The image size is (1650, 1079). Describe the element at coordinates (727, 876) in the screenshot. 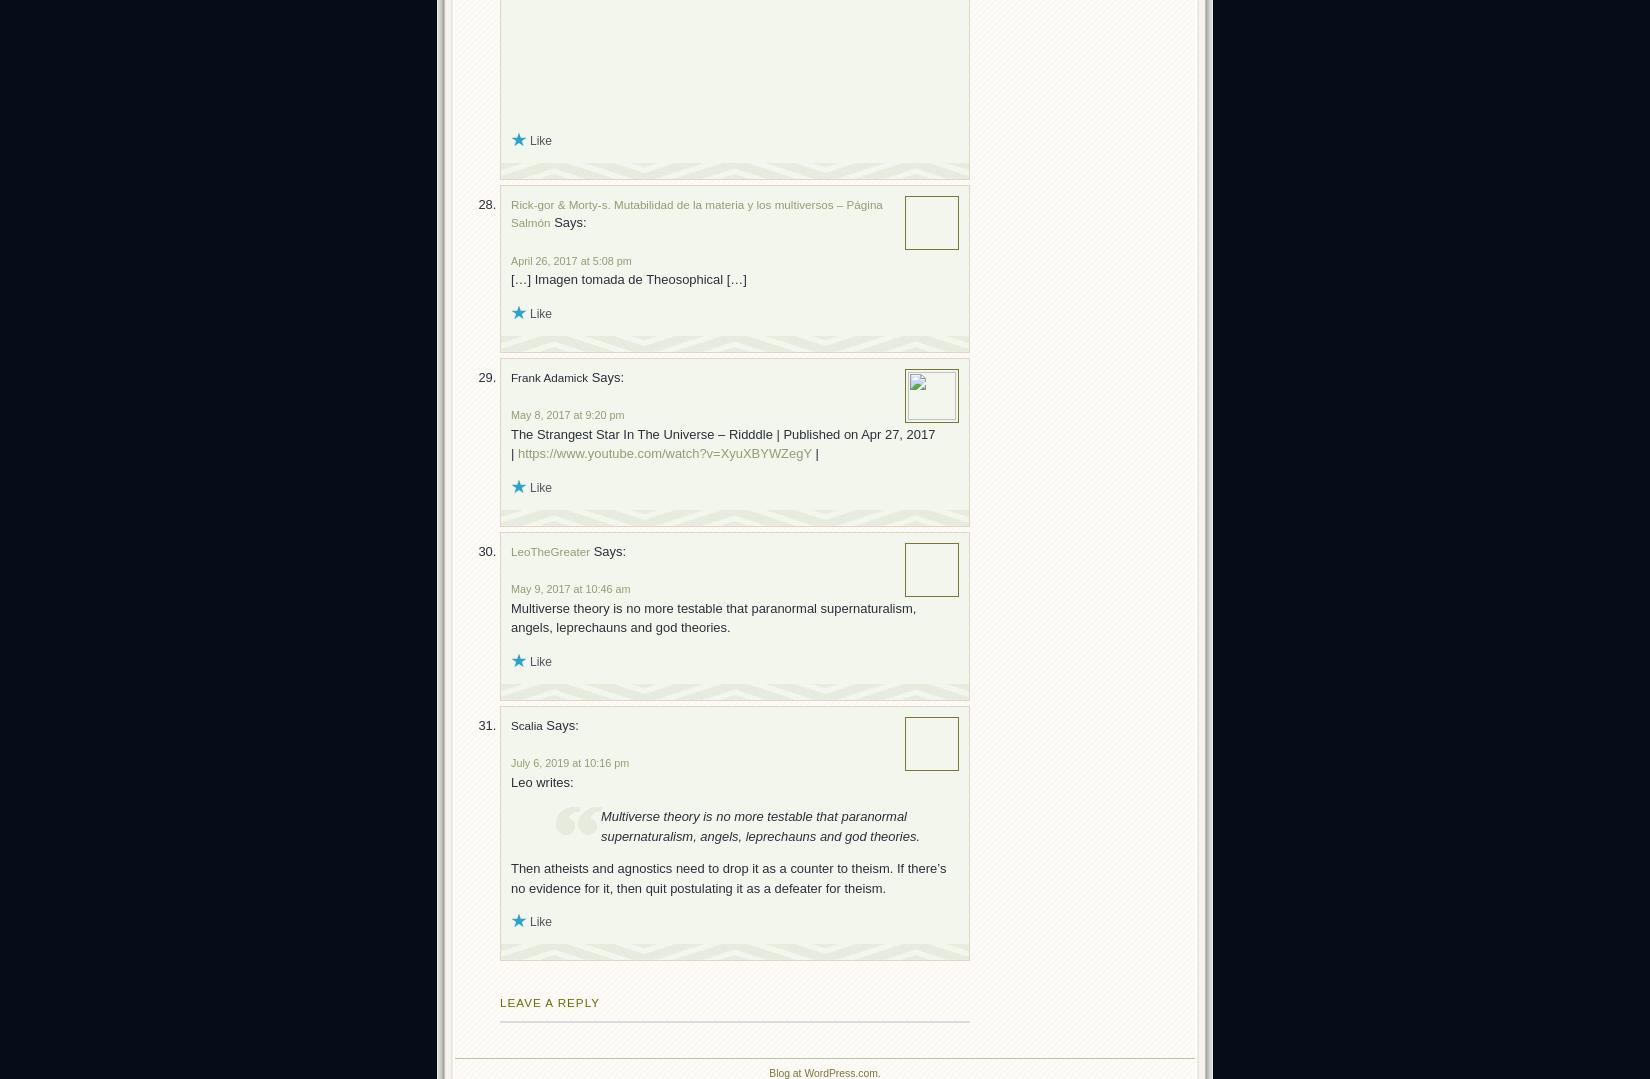

I see `'Then atheists and agnostics need to drop it as a counter to theism. If there’s no evidence for it, then quit postulating it as a defeater for theism.'` at that location.